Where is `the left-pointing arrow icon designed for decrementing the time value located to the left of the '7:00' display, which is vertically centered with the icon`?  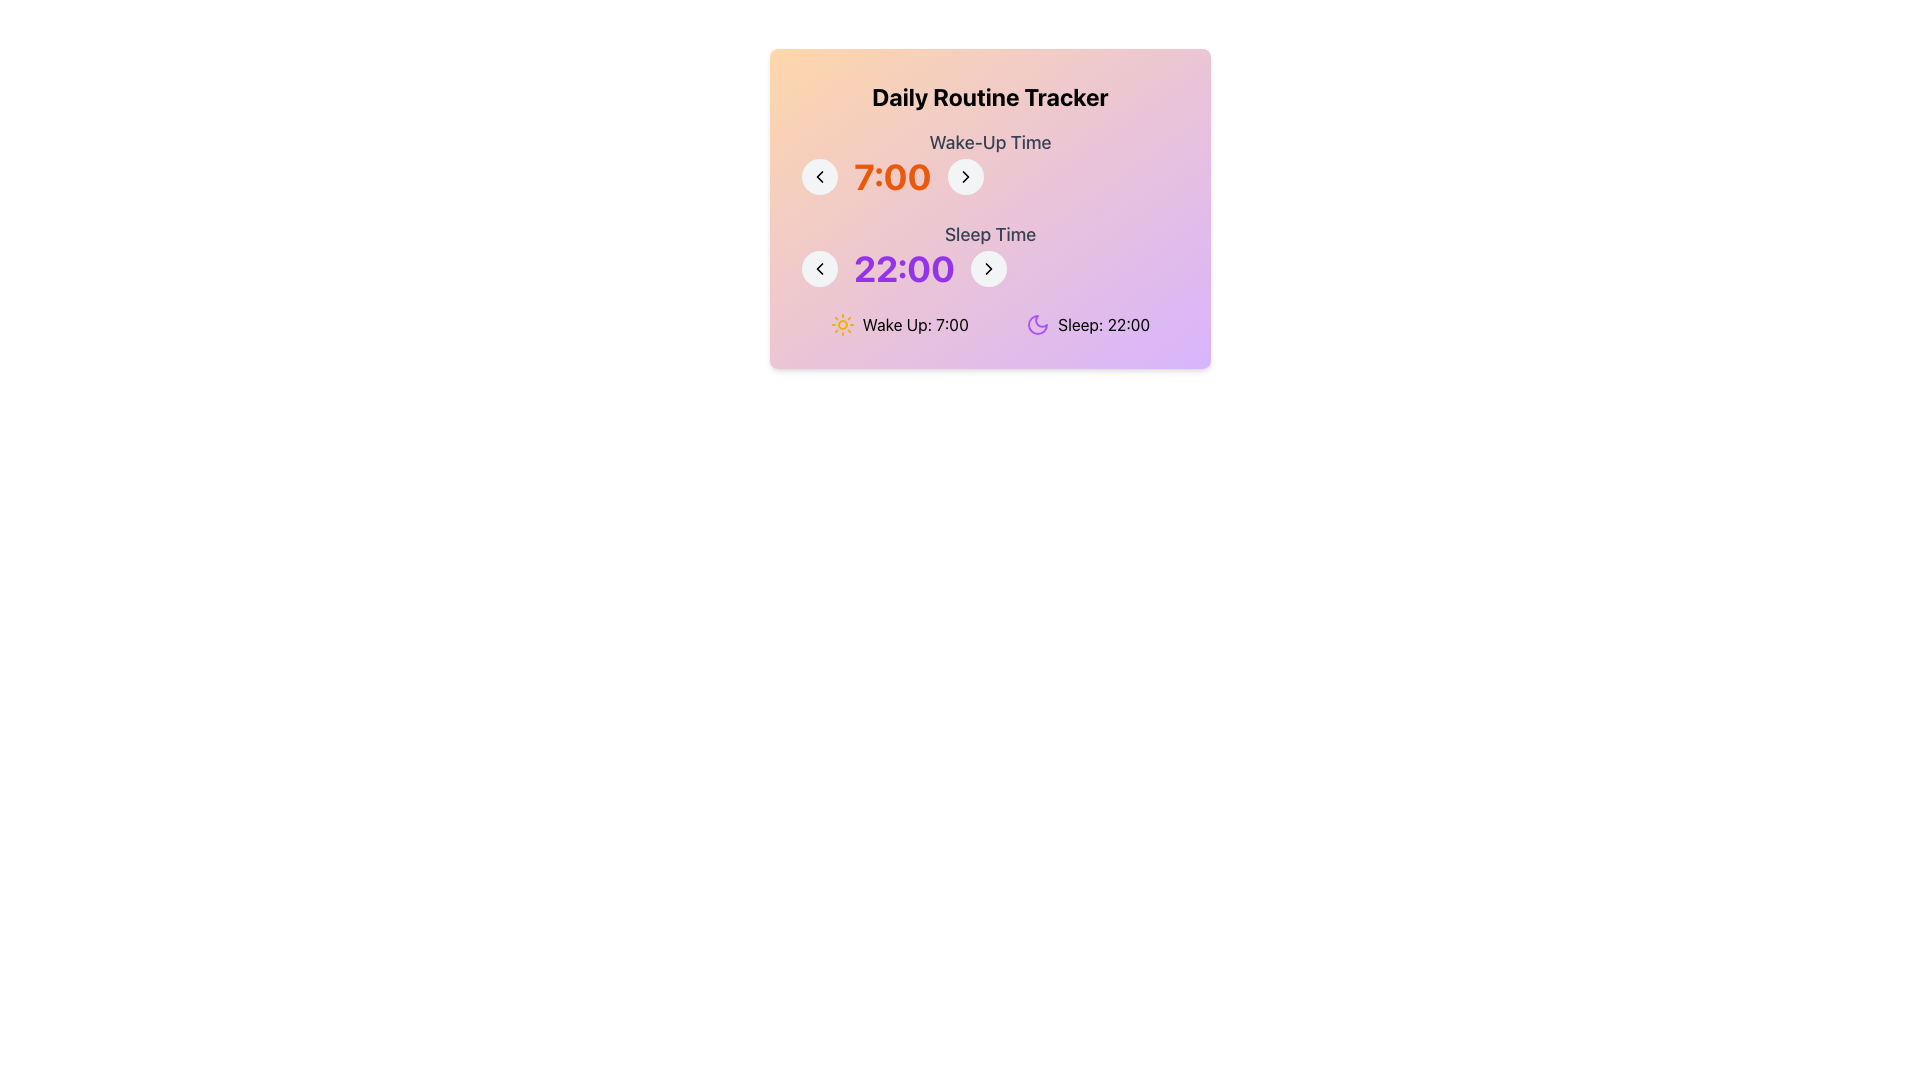
the left-pointing arrow icon designed for decrementing the time value located to the left of the '7:00' display, which is vertically centered with the icon is located at coordinates (820, 268).